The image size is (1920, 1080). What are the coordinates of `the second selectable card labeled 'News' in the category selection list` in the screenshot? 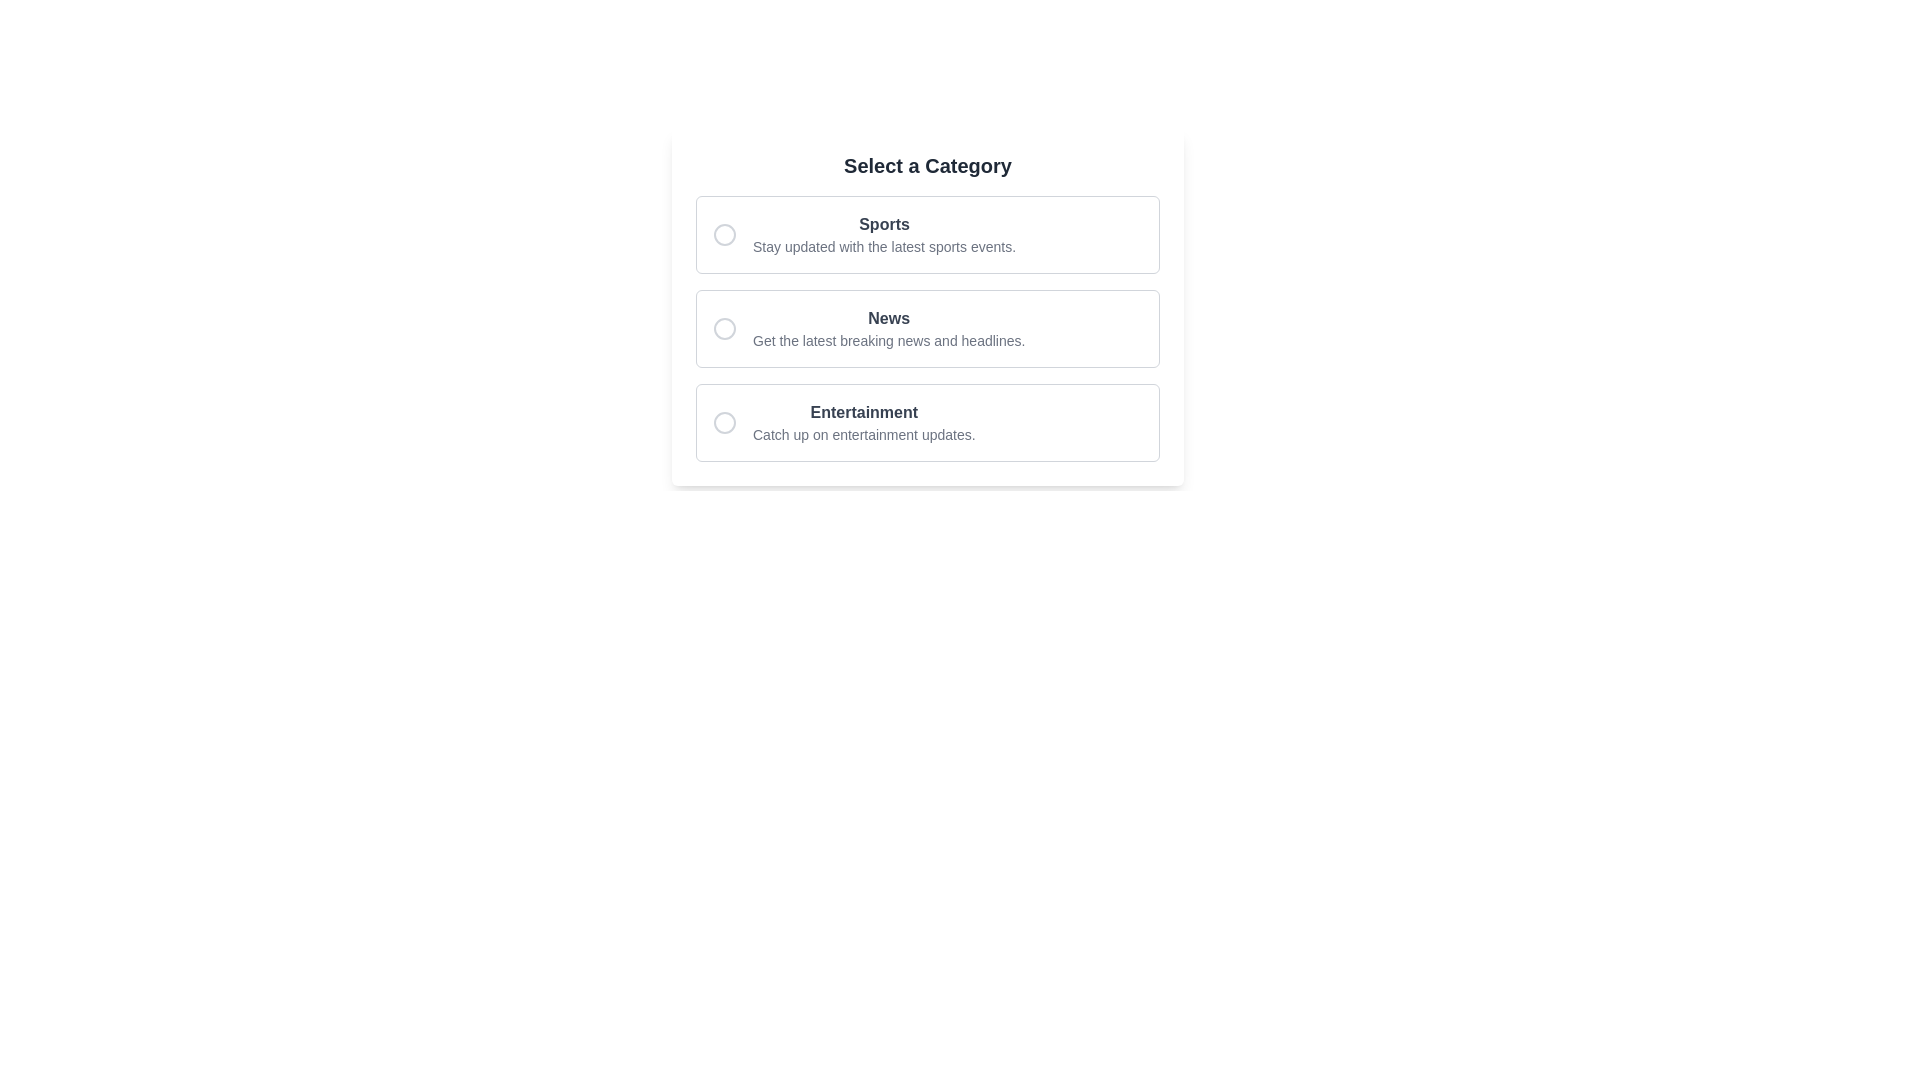 It's located at (926, 327).